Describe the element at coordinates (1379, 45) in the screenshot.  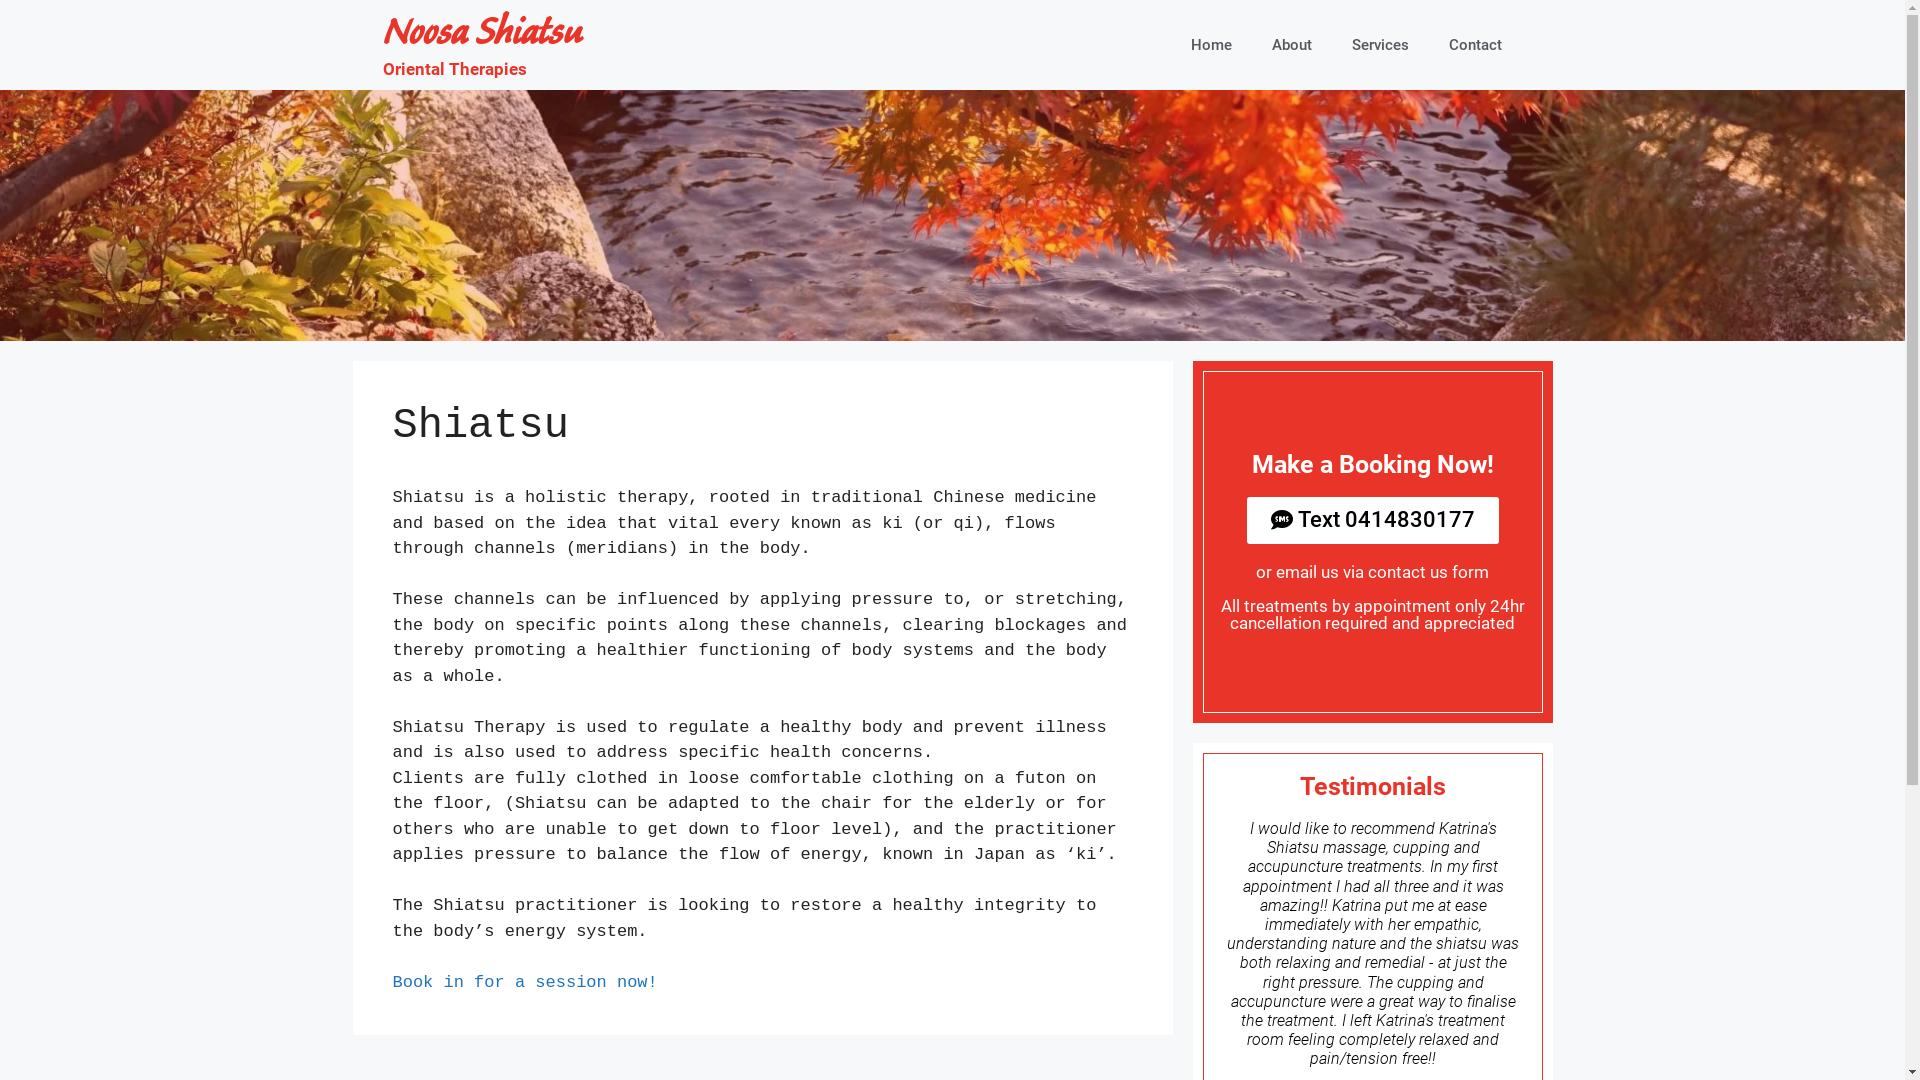
I see `'Services'` at that location.